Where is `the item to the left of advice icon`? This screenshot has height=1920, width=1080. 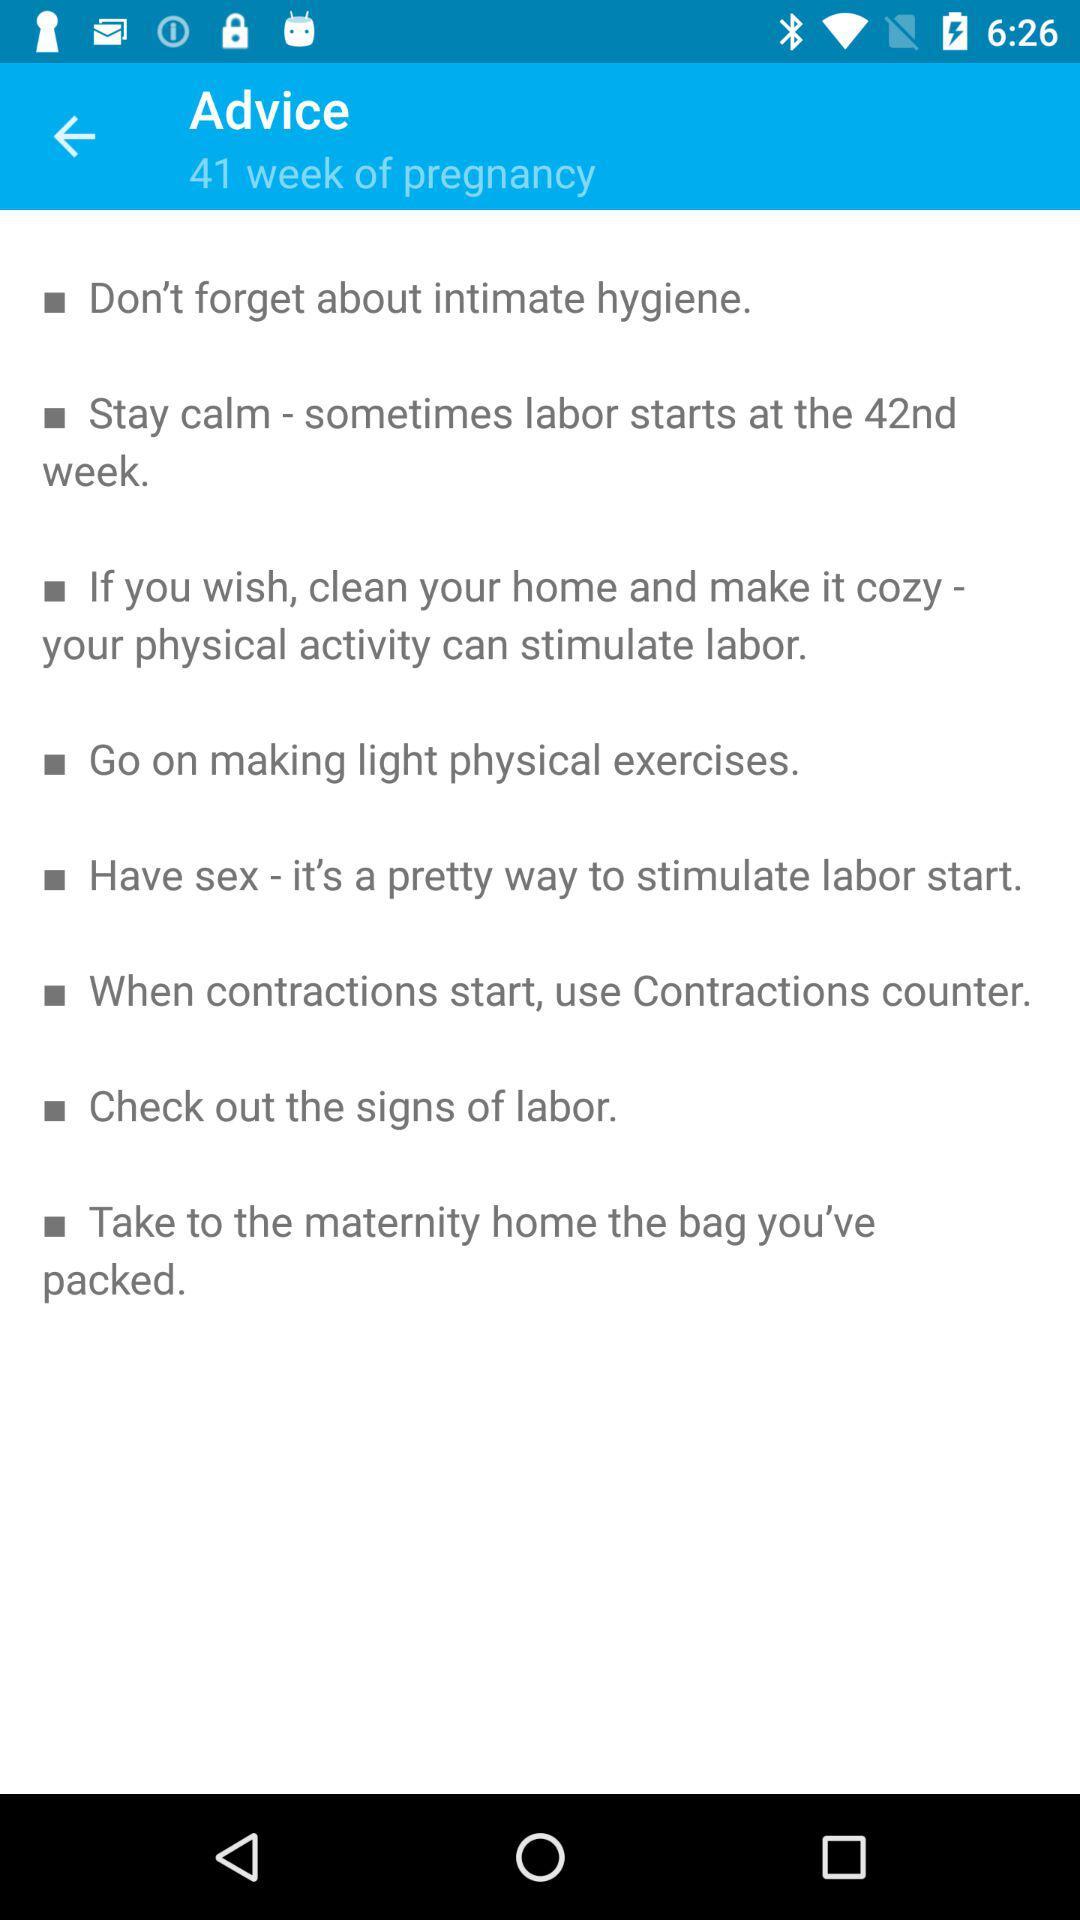
the item to the left of advice icon is located at coordinates (72, 135).